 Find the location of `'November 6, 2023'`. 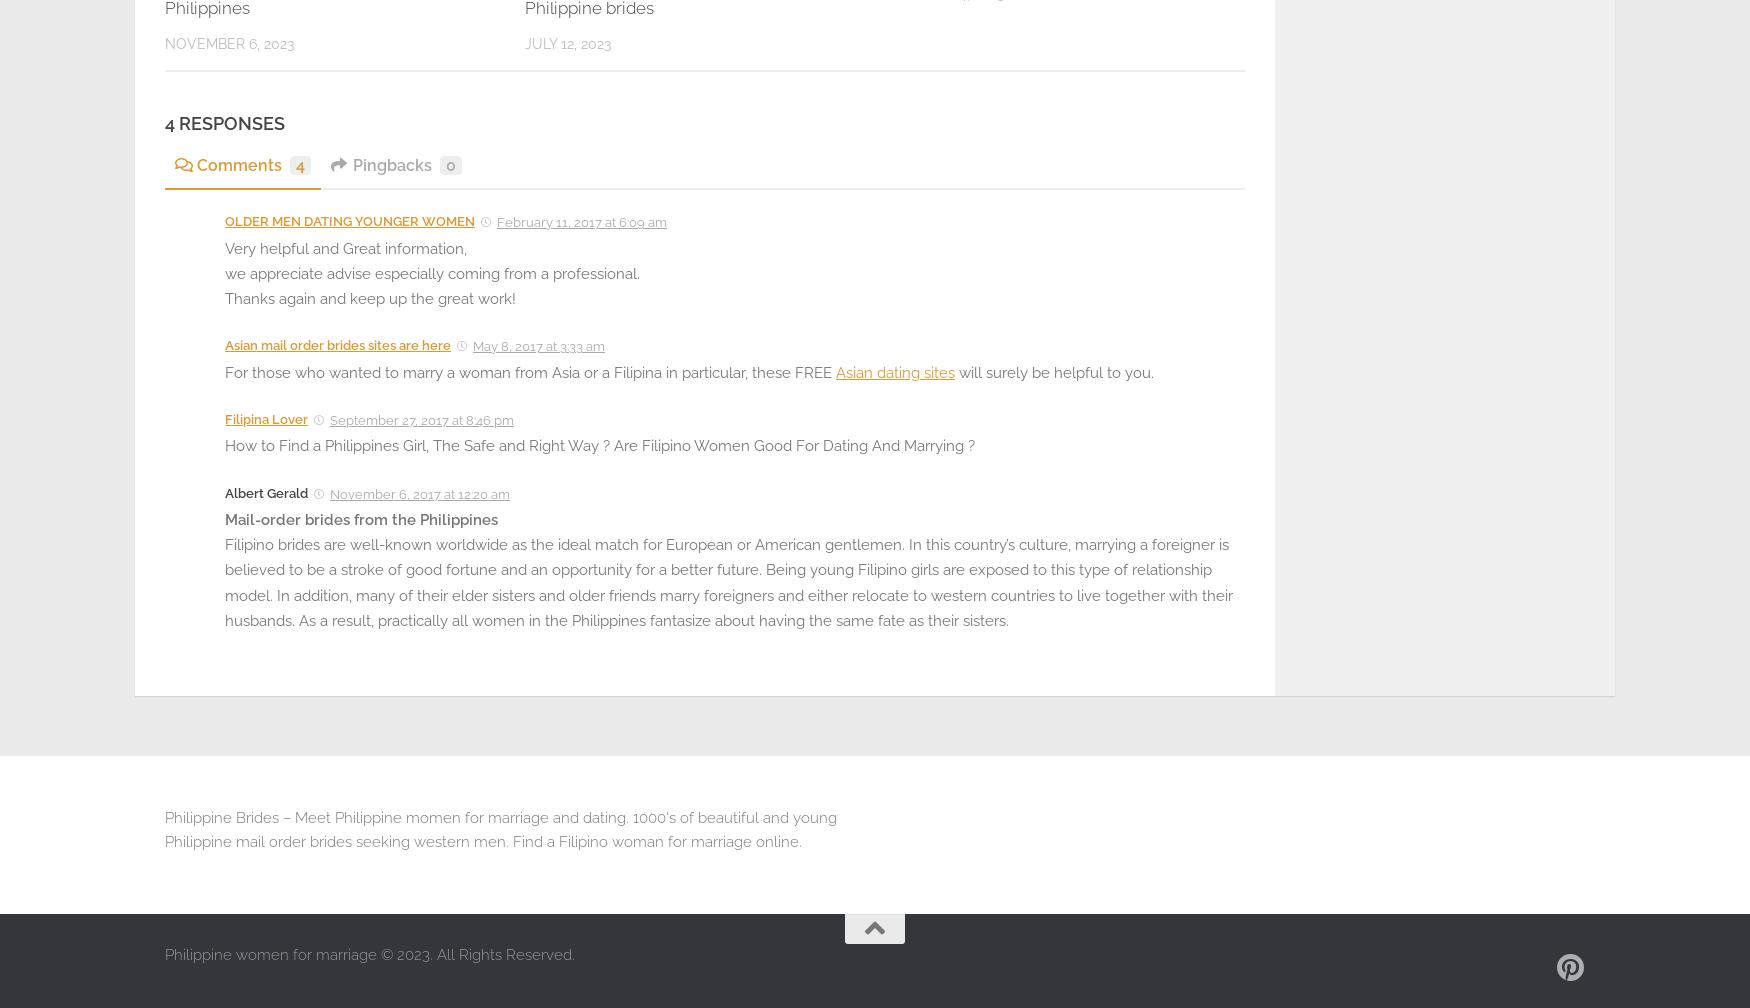

'November 6, 2023' is located at coordinates (229, 43).